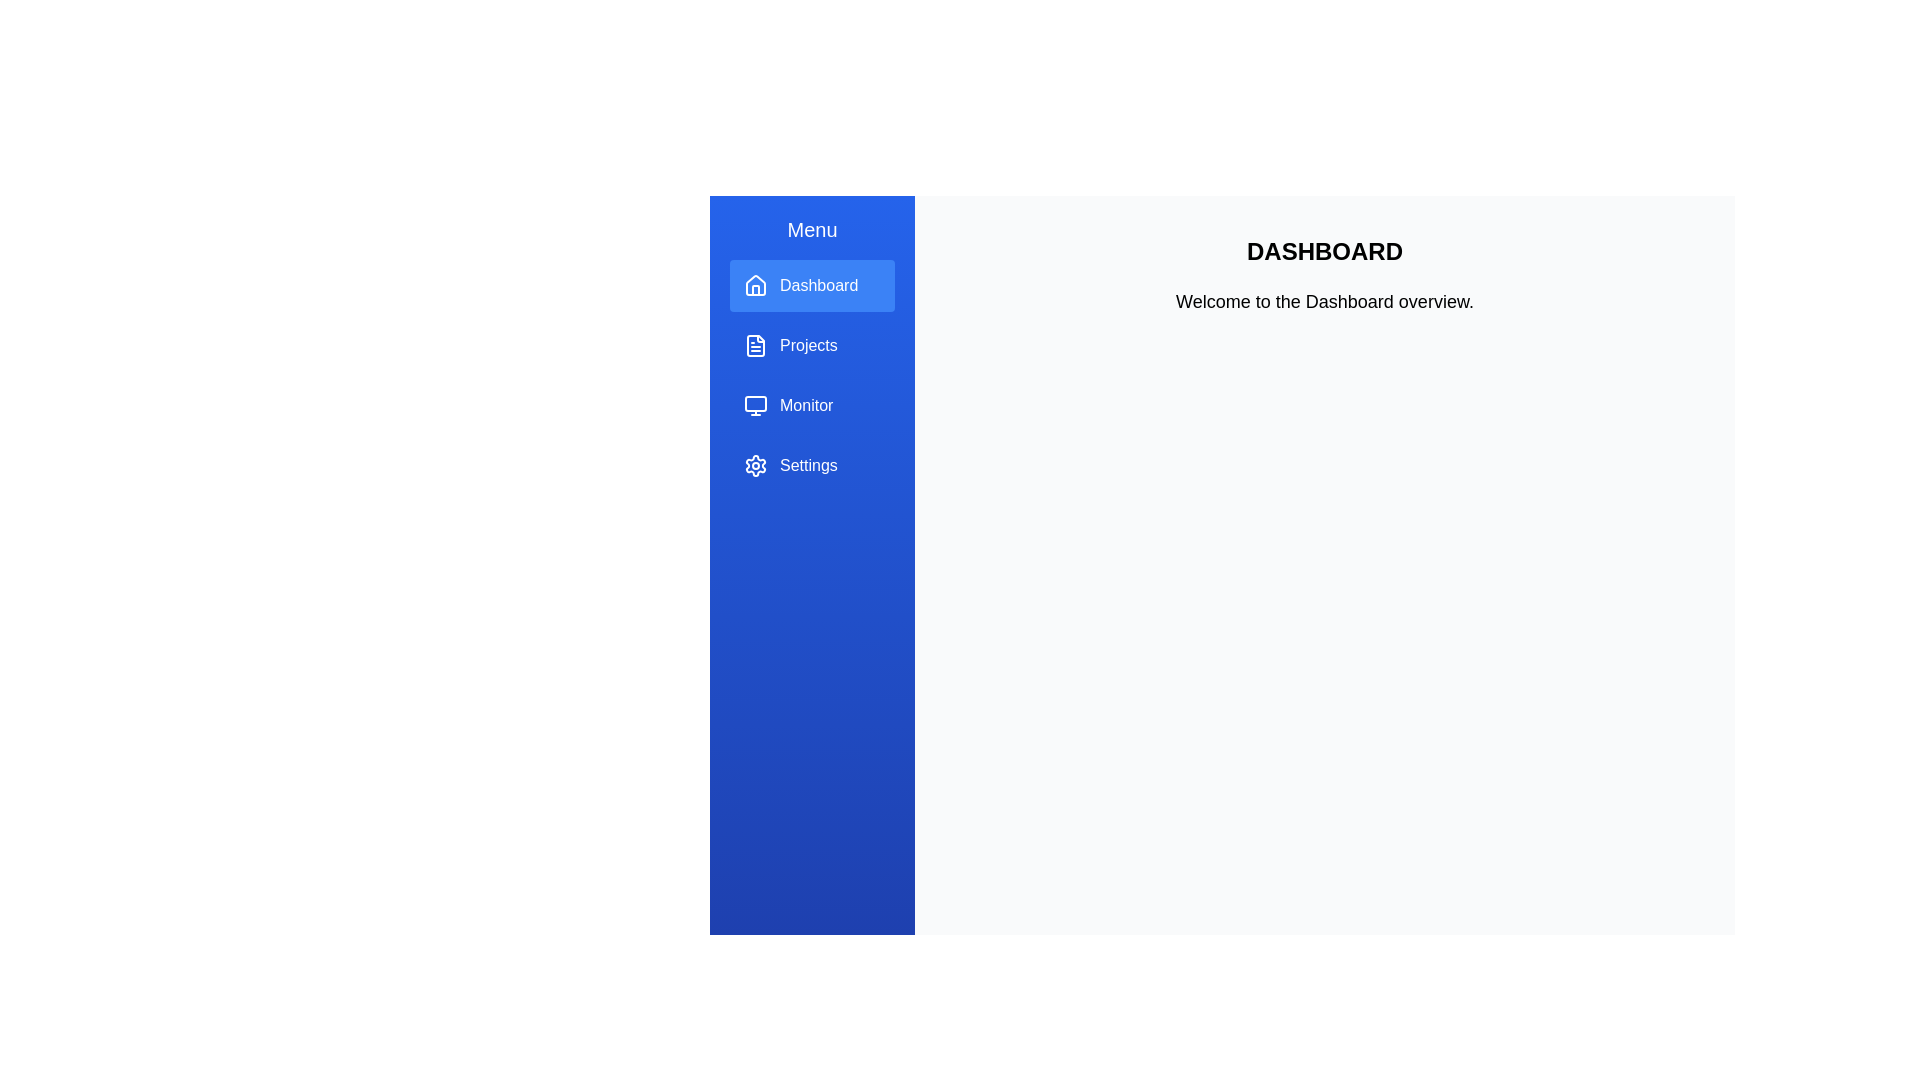 The width and height of the screenshot is (1920, 1080). Describe the element at coordinates (754, 404) in the screenshot. I see `the SVG rectangle representing the 'Monitor' icon in the sidebar menu` at that location.